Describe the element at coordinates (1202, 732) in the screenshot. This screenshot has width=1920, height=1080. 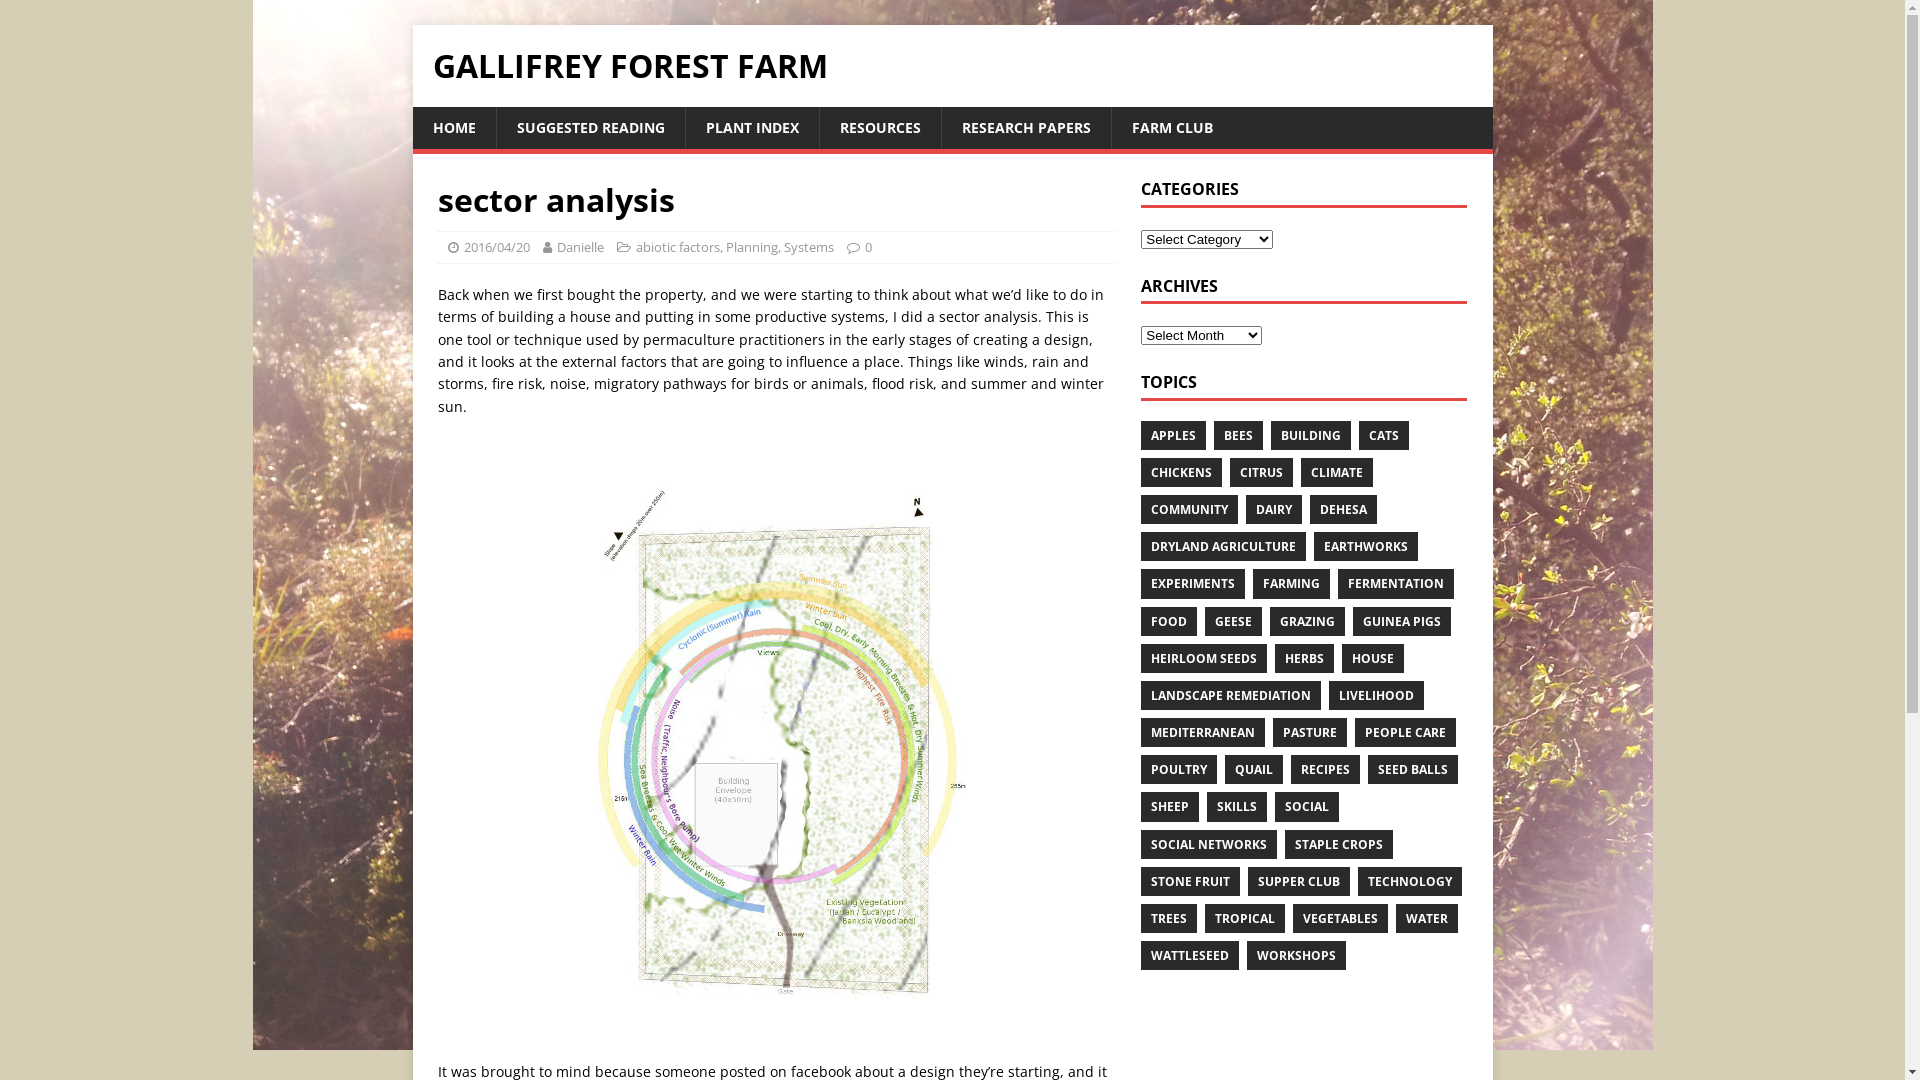
I see `'MEDITERRANEAN'` at that location.